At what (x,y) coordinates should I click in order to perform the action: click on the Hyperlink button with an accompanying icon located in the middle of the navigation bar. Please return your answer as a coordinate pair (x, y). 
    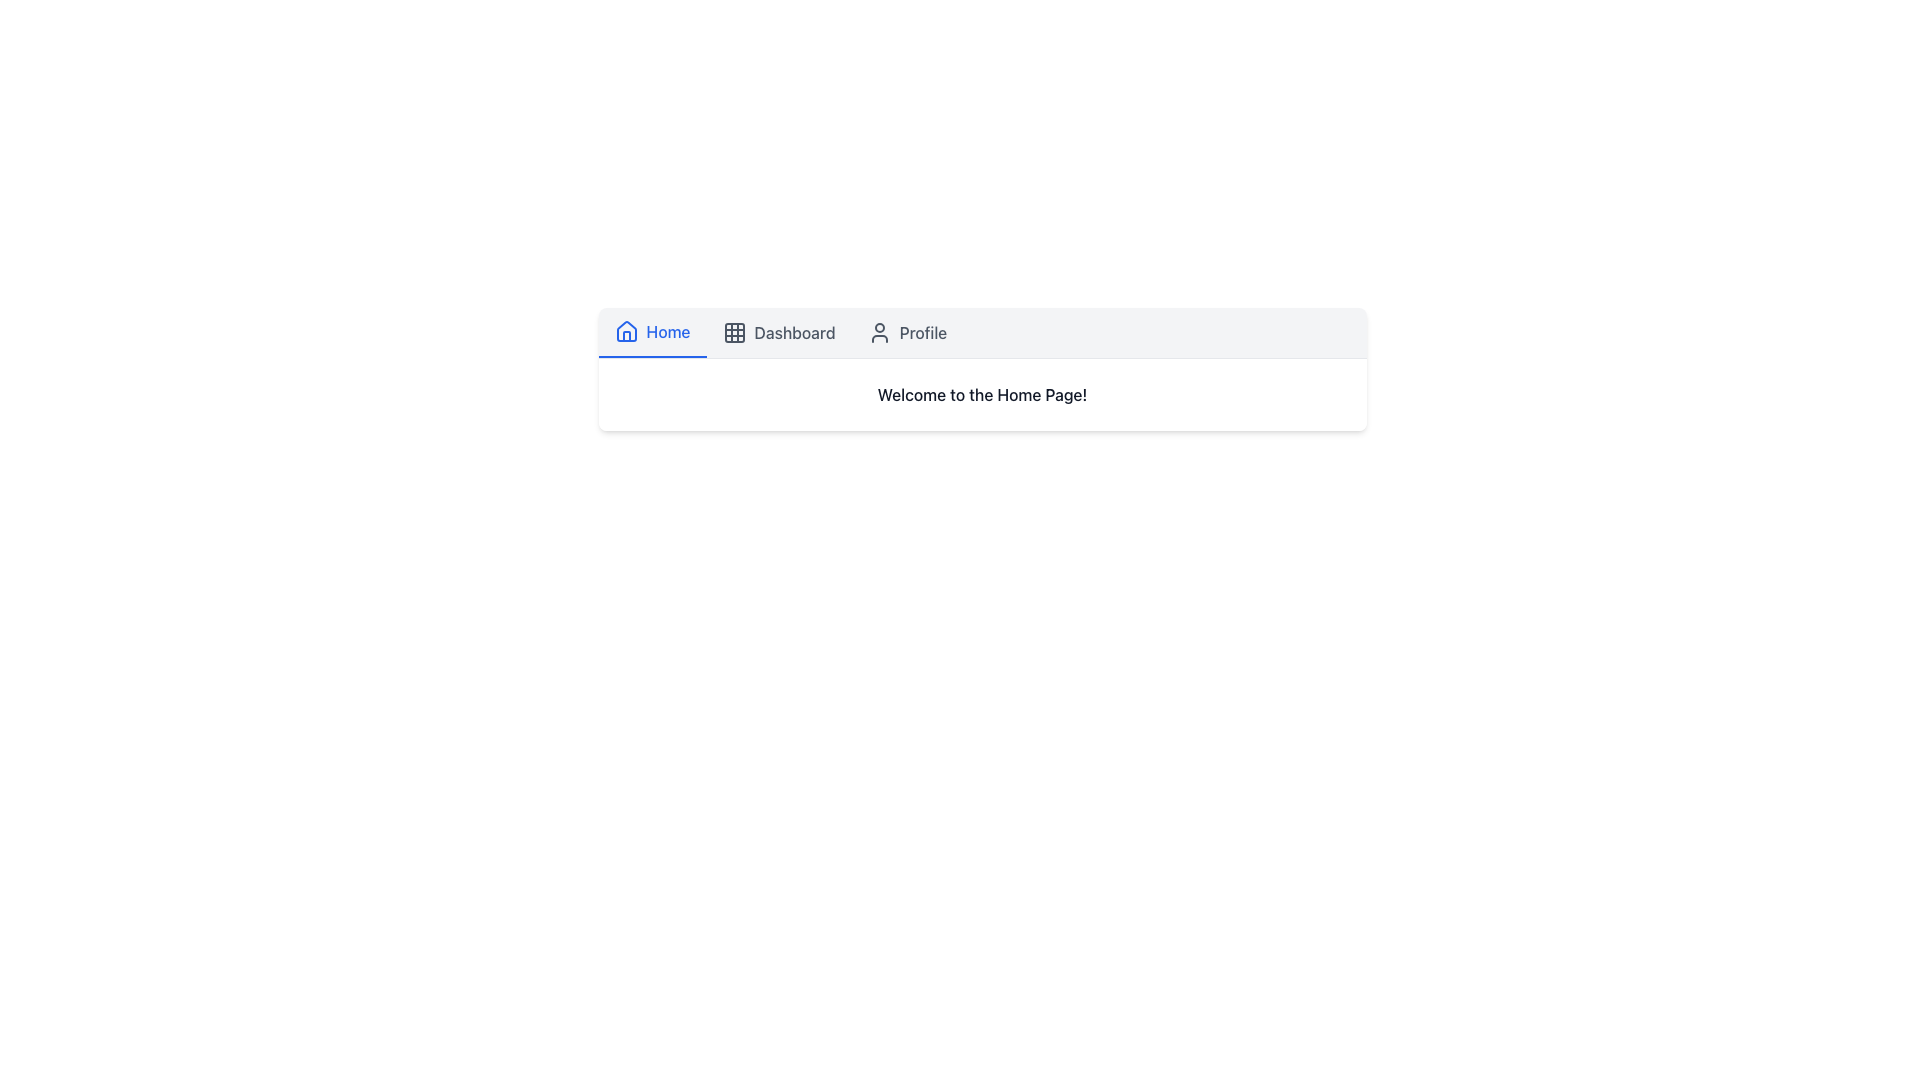
    Looking at the image, I should click on (777, 331).